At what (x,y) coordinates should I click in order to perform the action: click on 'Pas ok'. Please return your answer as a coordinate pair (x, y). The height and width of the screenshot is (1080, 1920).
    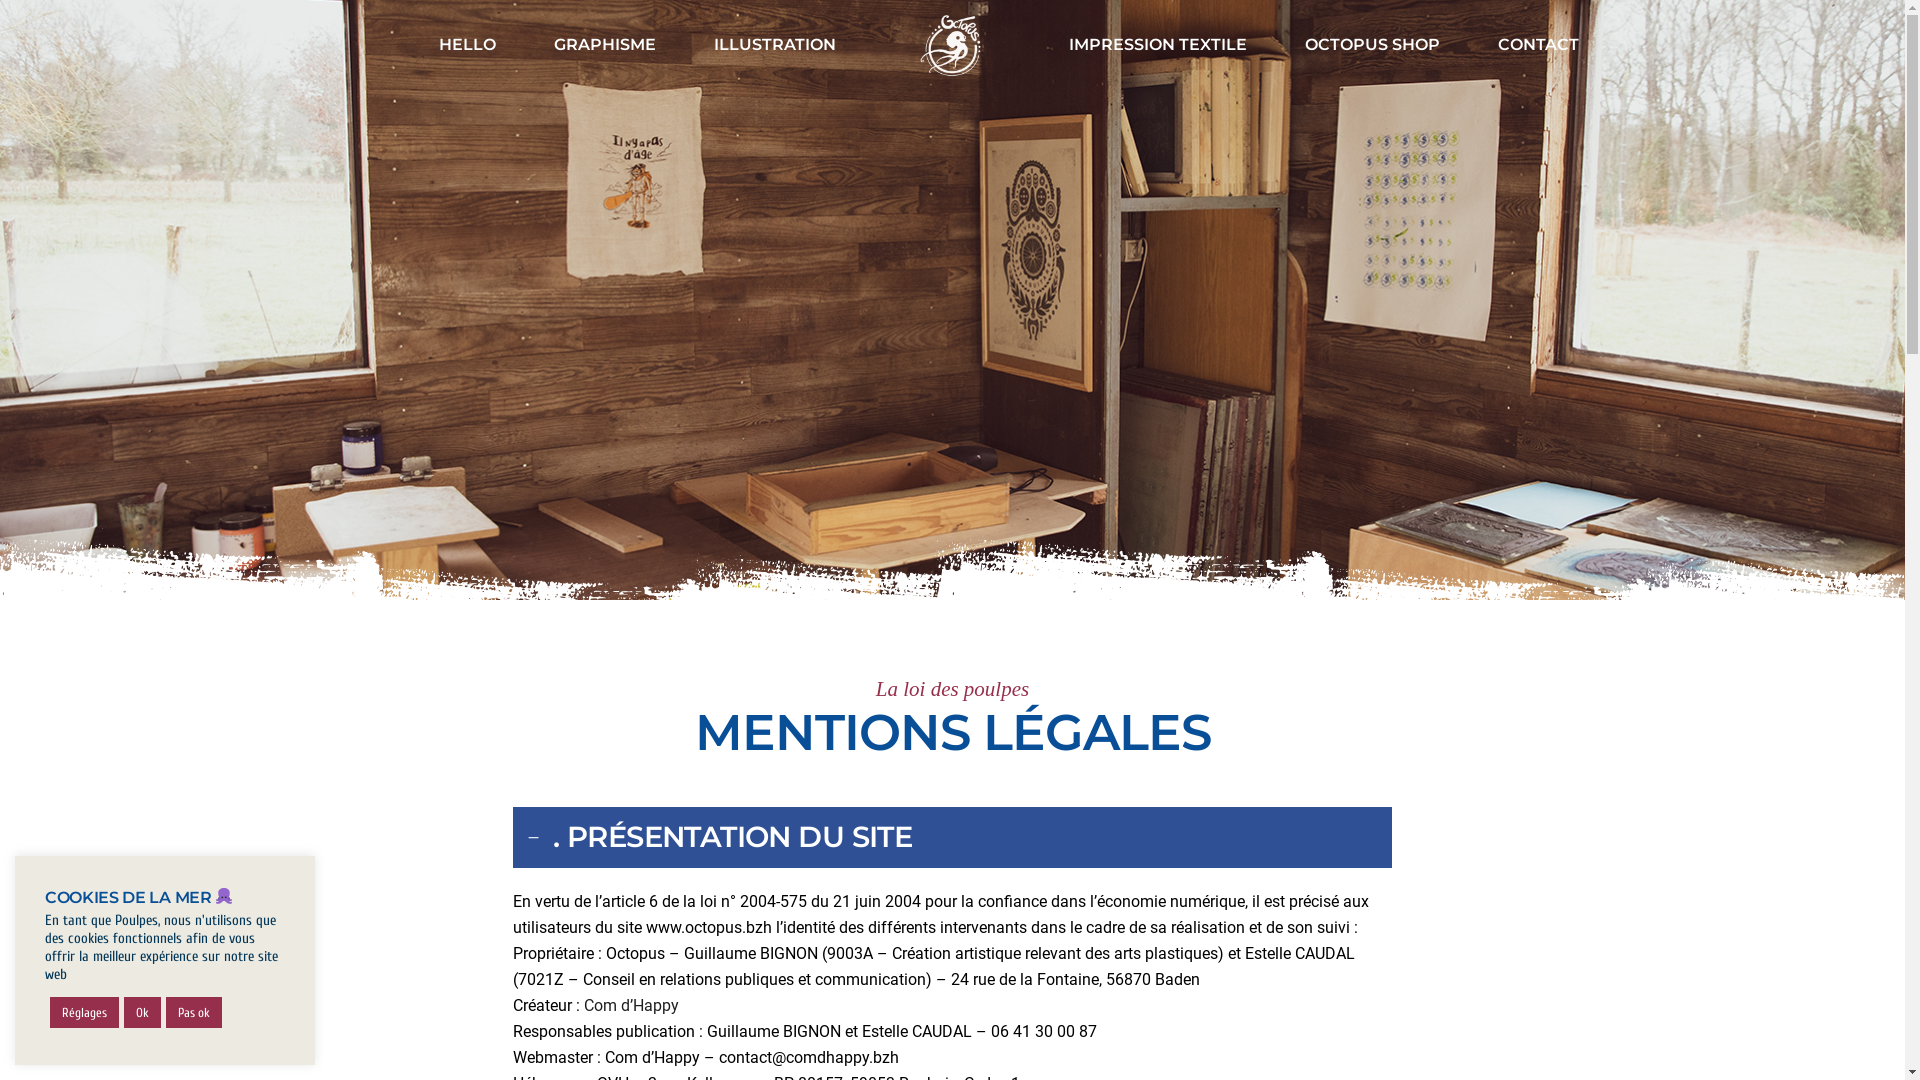
    Looking at the image, I should click on (193, 1012).